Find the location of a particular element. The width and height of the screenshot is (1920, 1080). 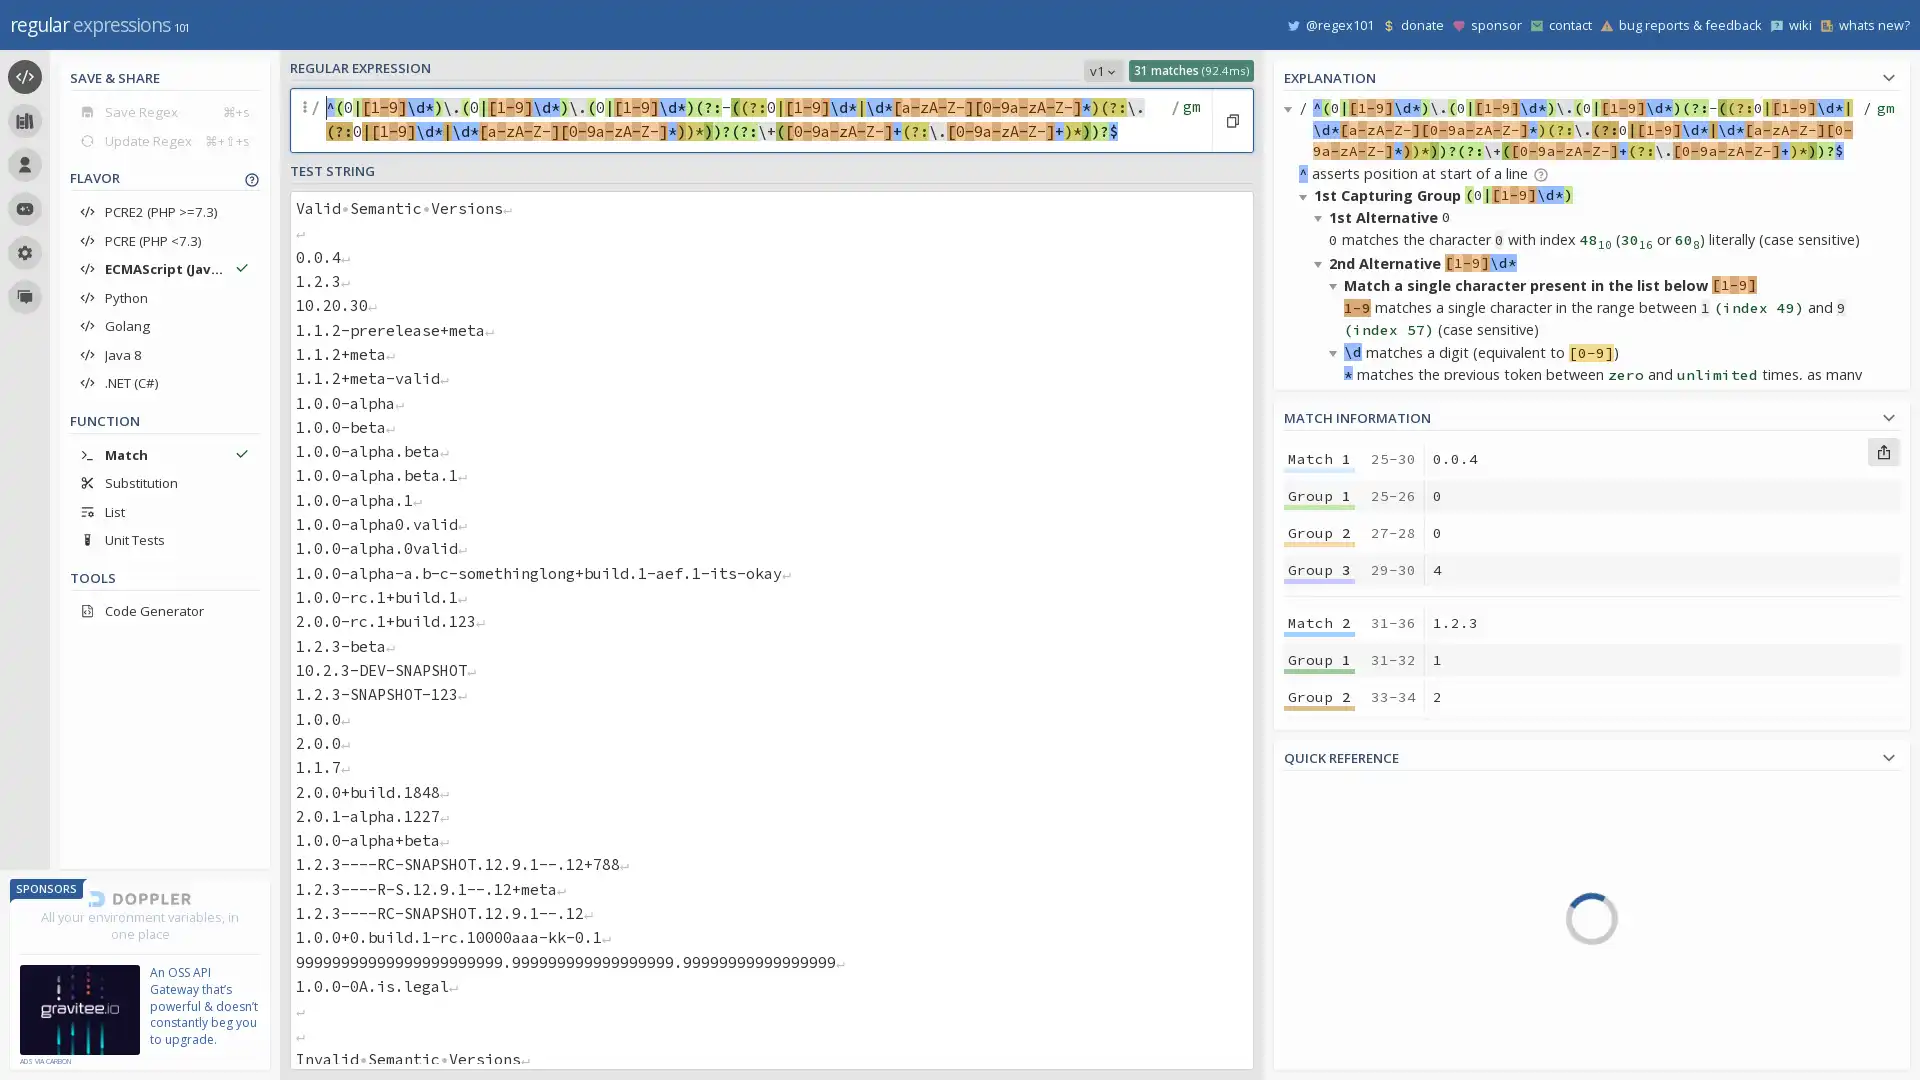

ECMAScript (JavaScript) is located at coordinates (164, 268).